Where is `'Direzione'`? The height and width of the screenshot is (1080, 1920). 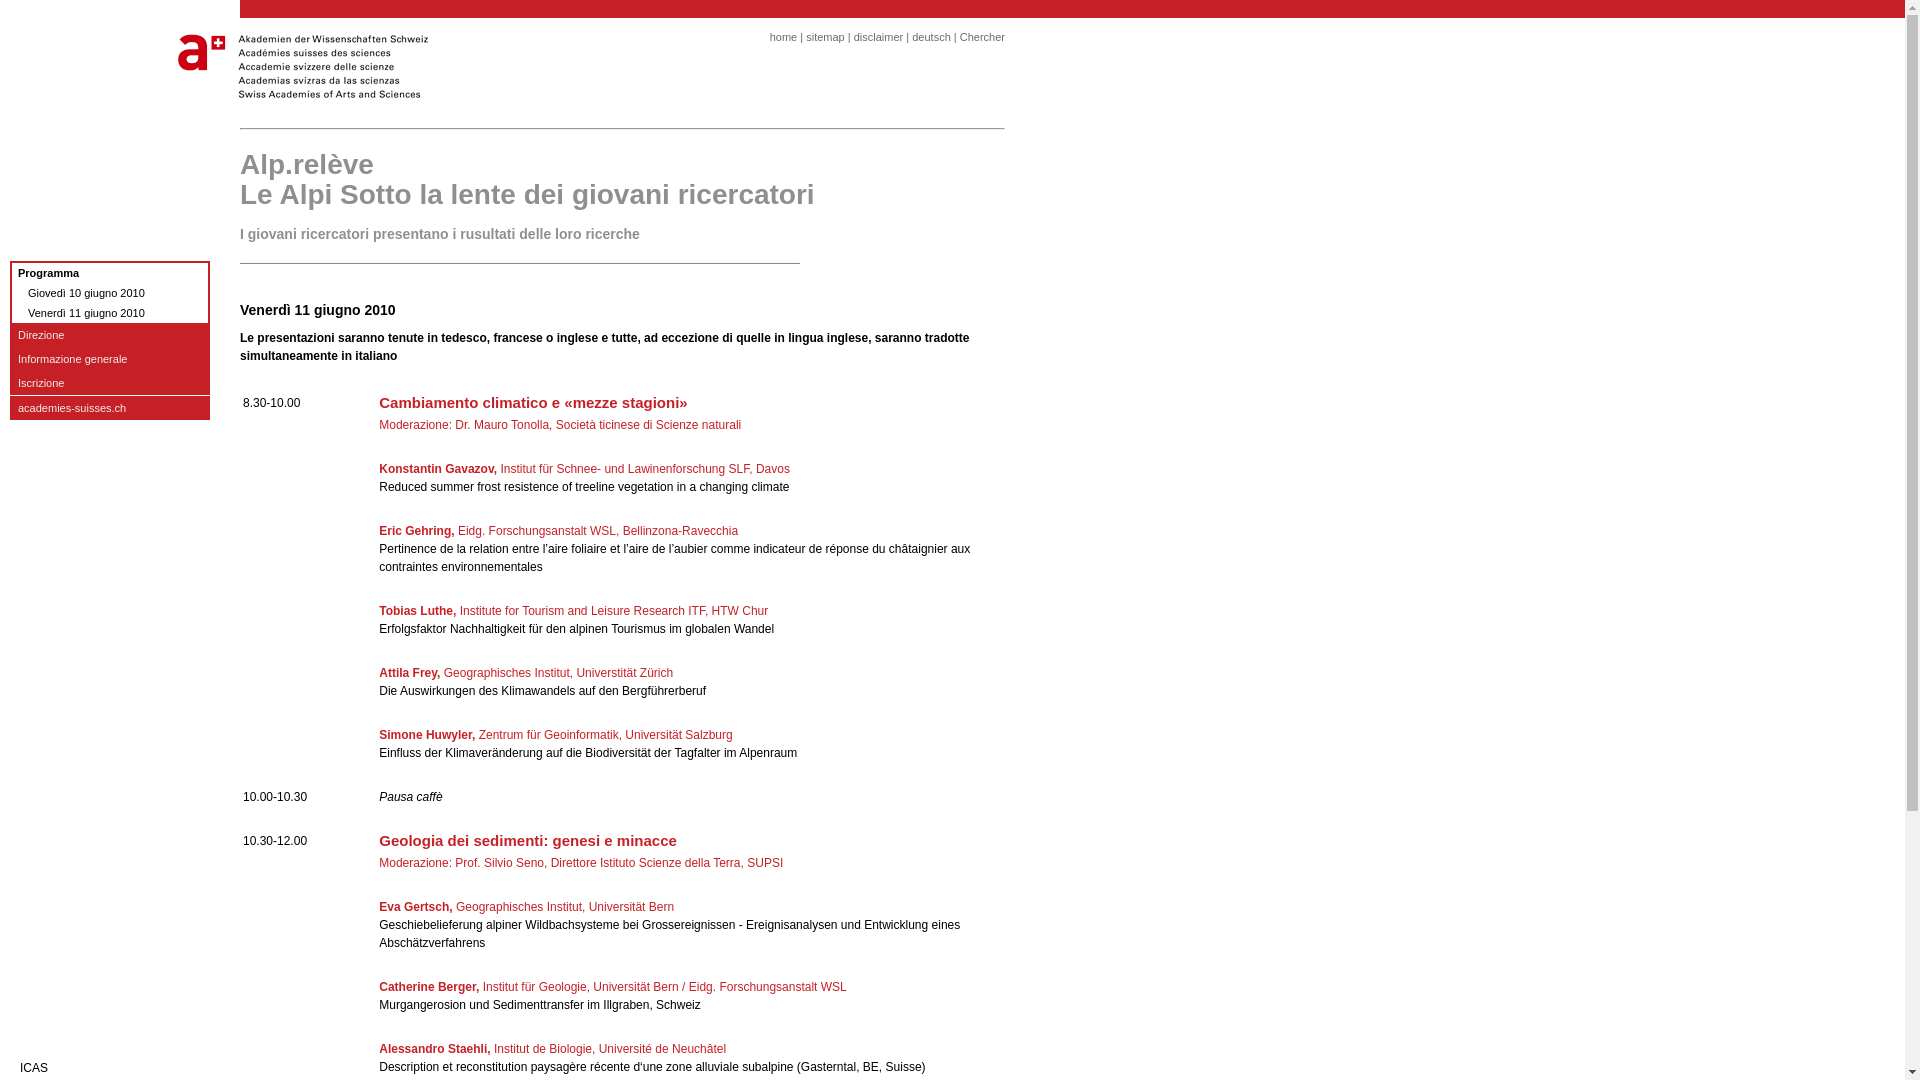
'Direzione' is located at coordinates (109, 334).